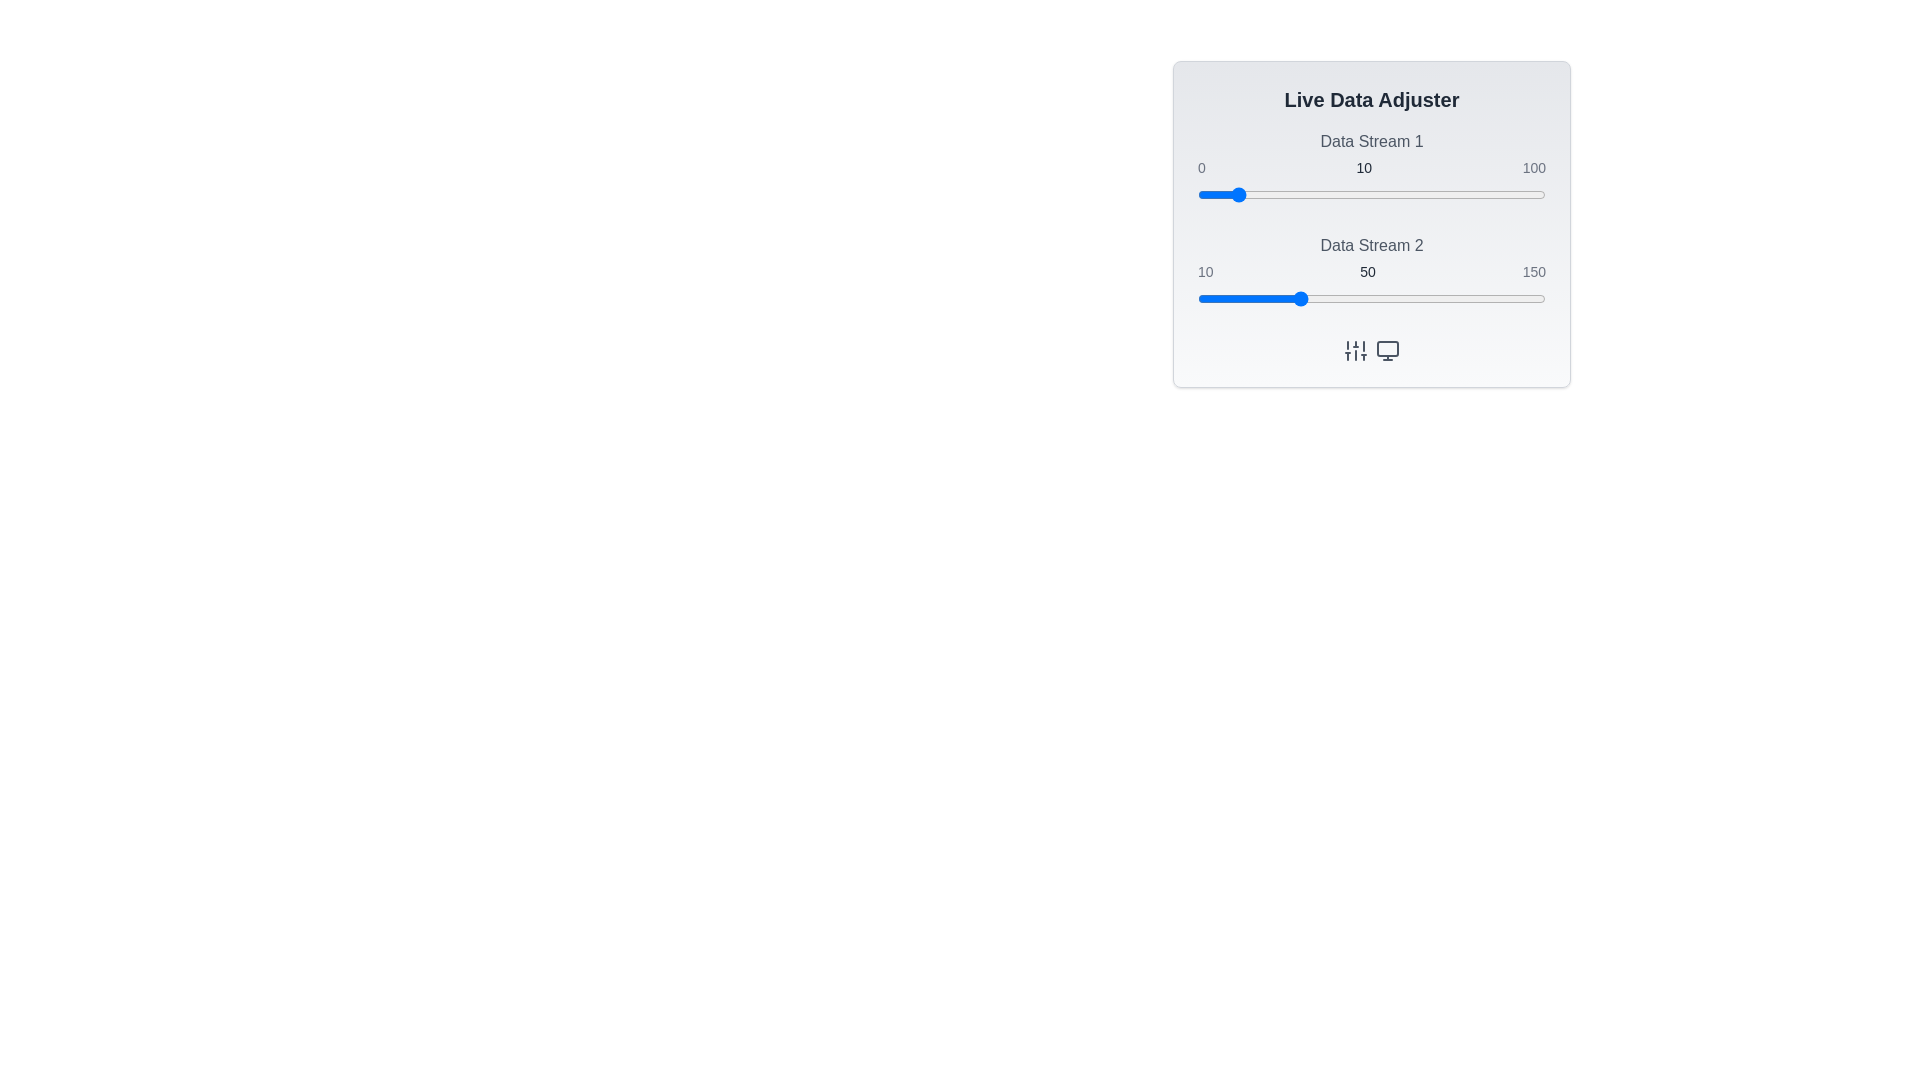 Image resolution: width=1920 pixels, height=1080 pixels. I want to click on the slider value, so click(1357, 299).